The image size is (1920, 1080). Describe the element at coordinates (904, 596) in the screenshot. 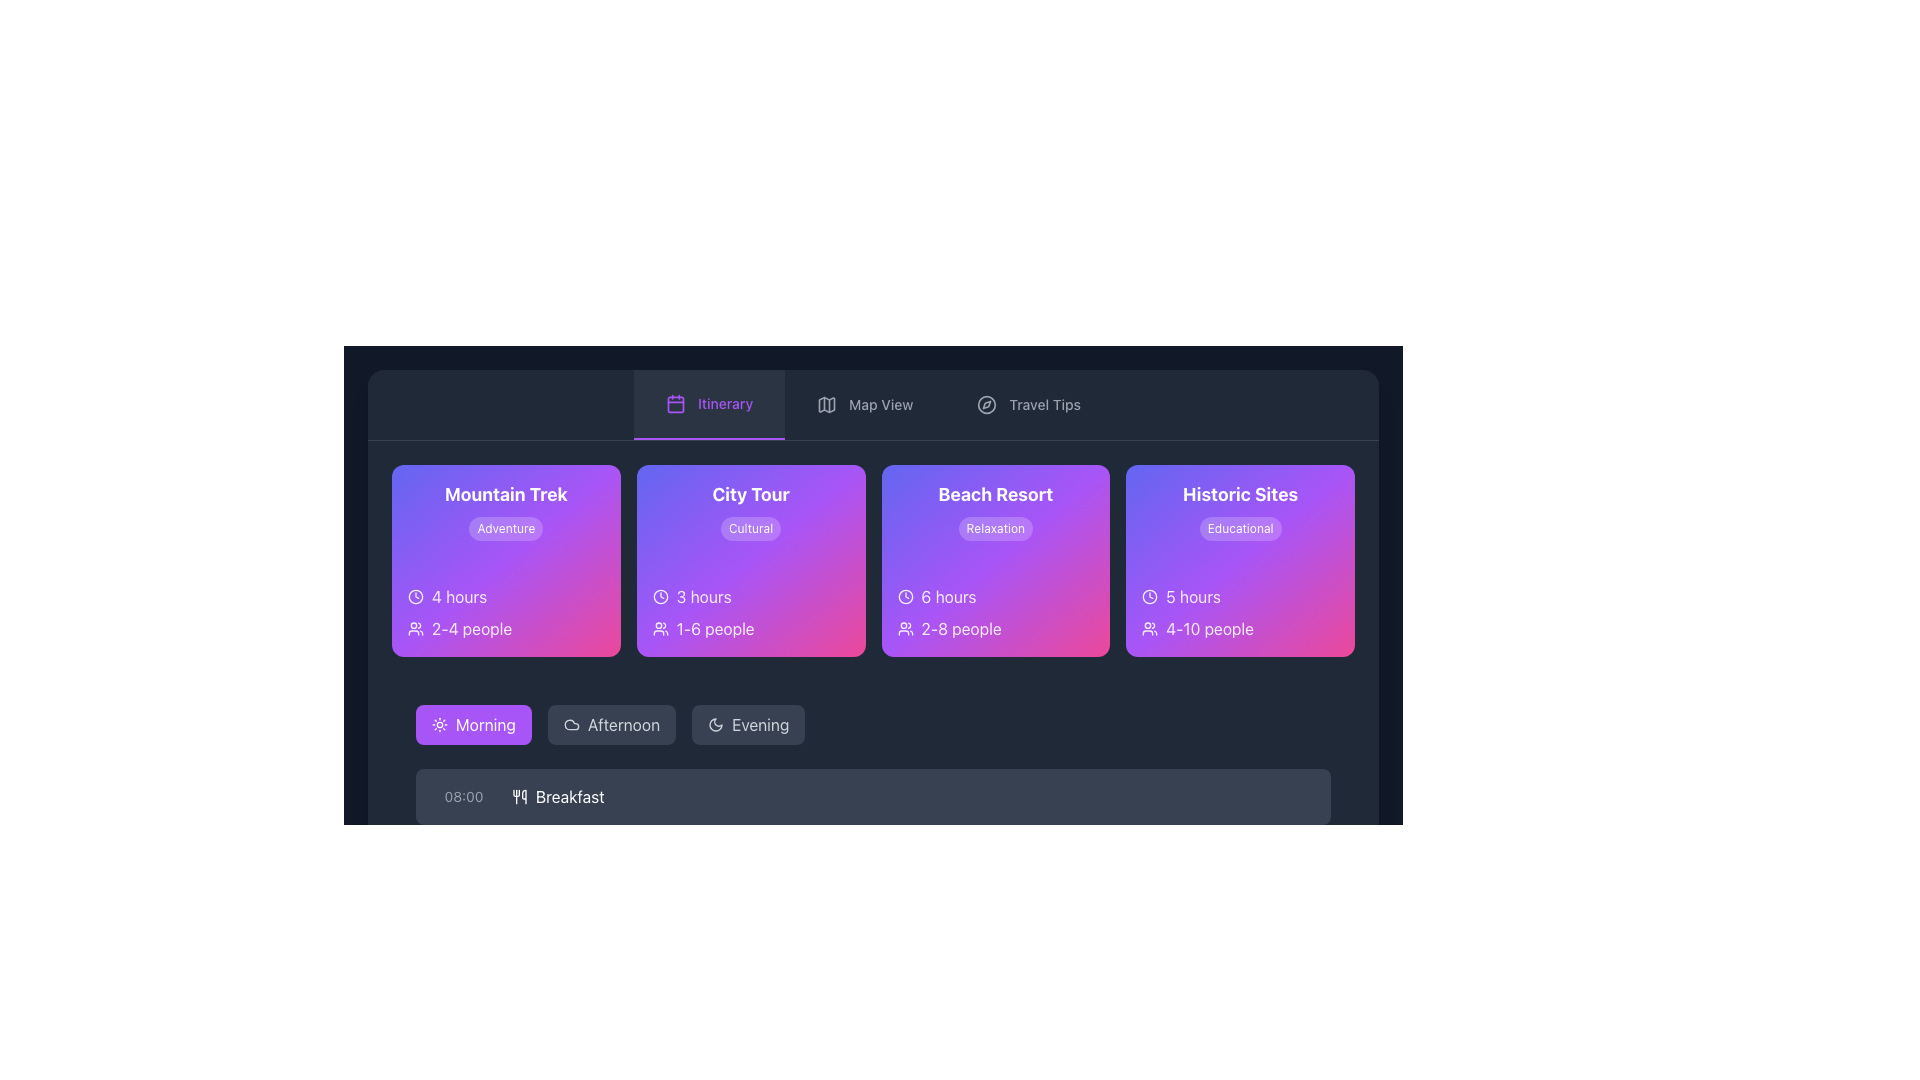

I see `the time icon located to the left of the text '6 hours' in the 'Beach Resort' section of the interface` at that location.